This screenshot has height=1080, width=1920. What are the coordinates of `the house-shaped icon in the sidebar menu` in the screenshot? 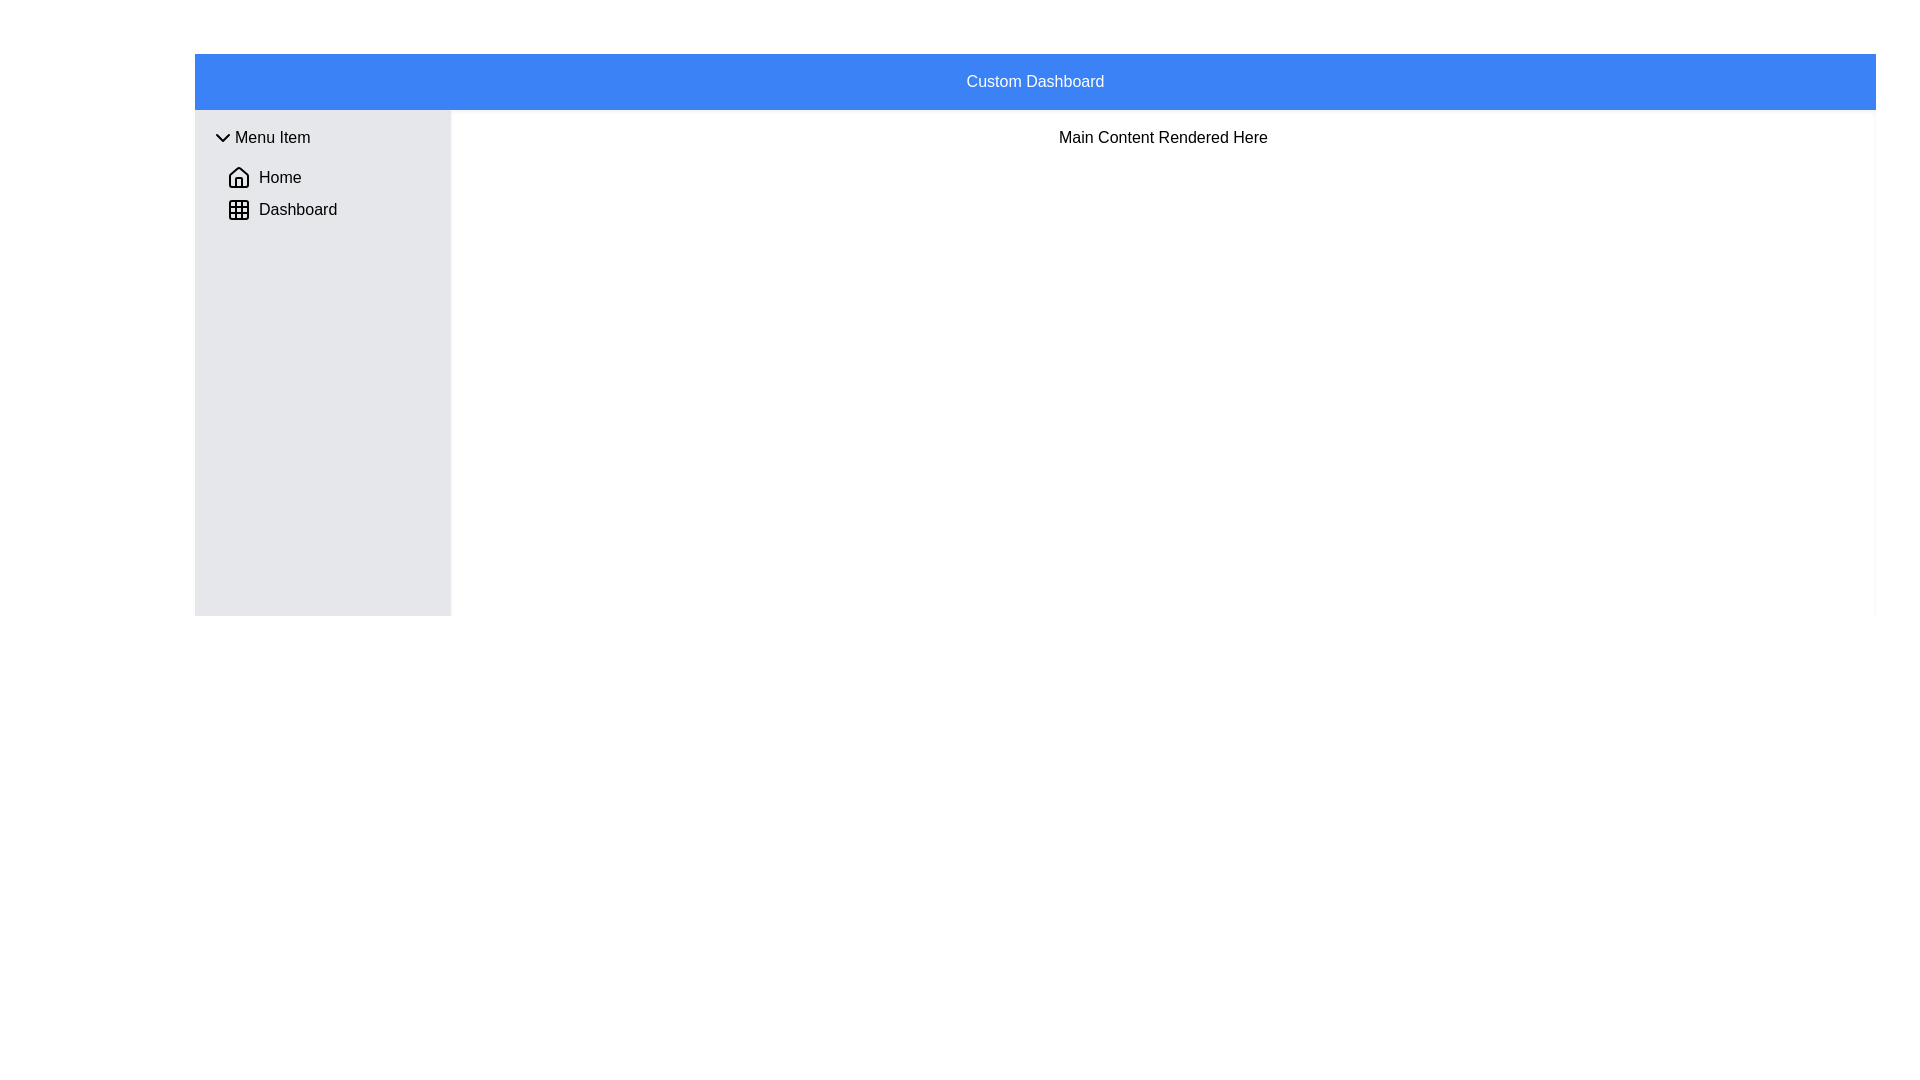 It's located at (239, 176).